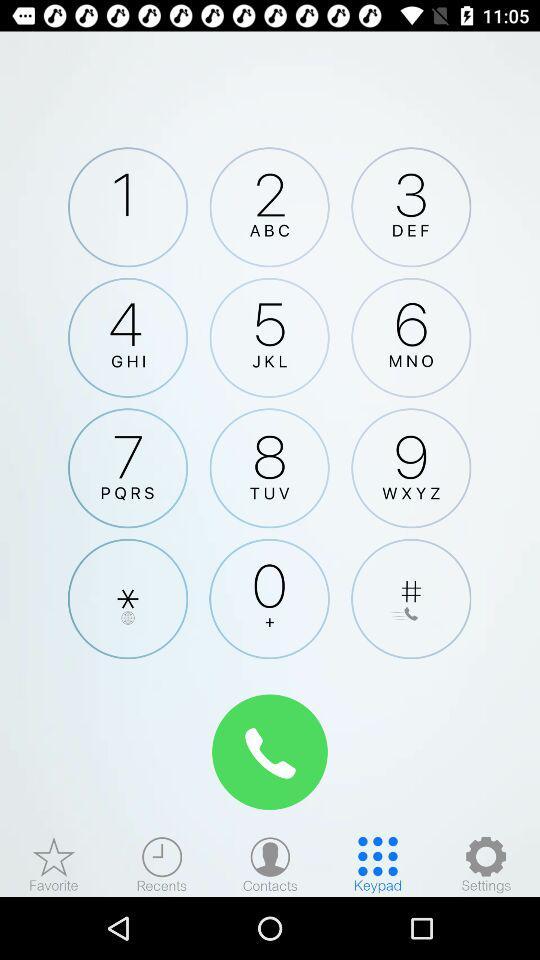 This screenshot has width=540, height=960. What do you see at coordinates (161, 863) in the screenshot?
I see `recent calls` at bounding box center [161, 863].